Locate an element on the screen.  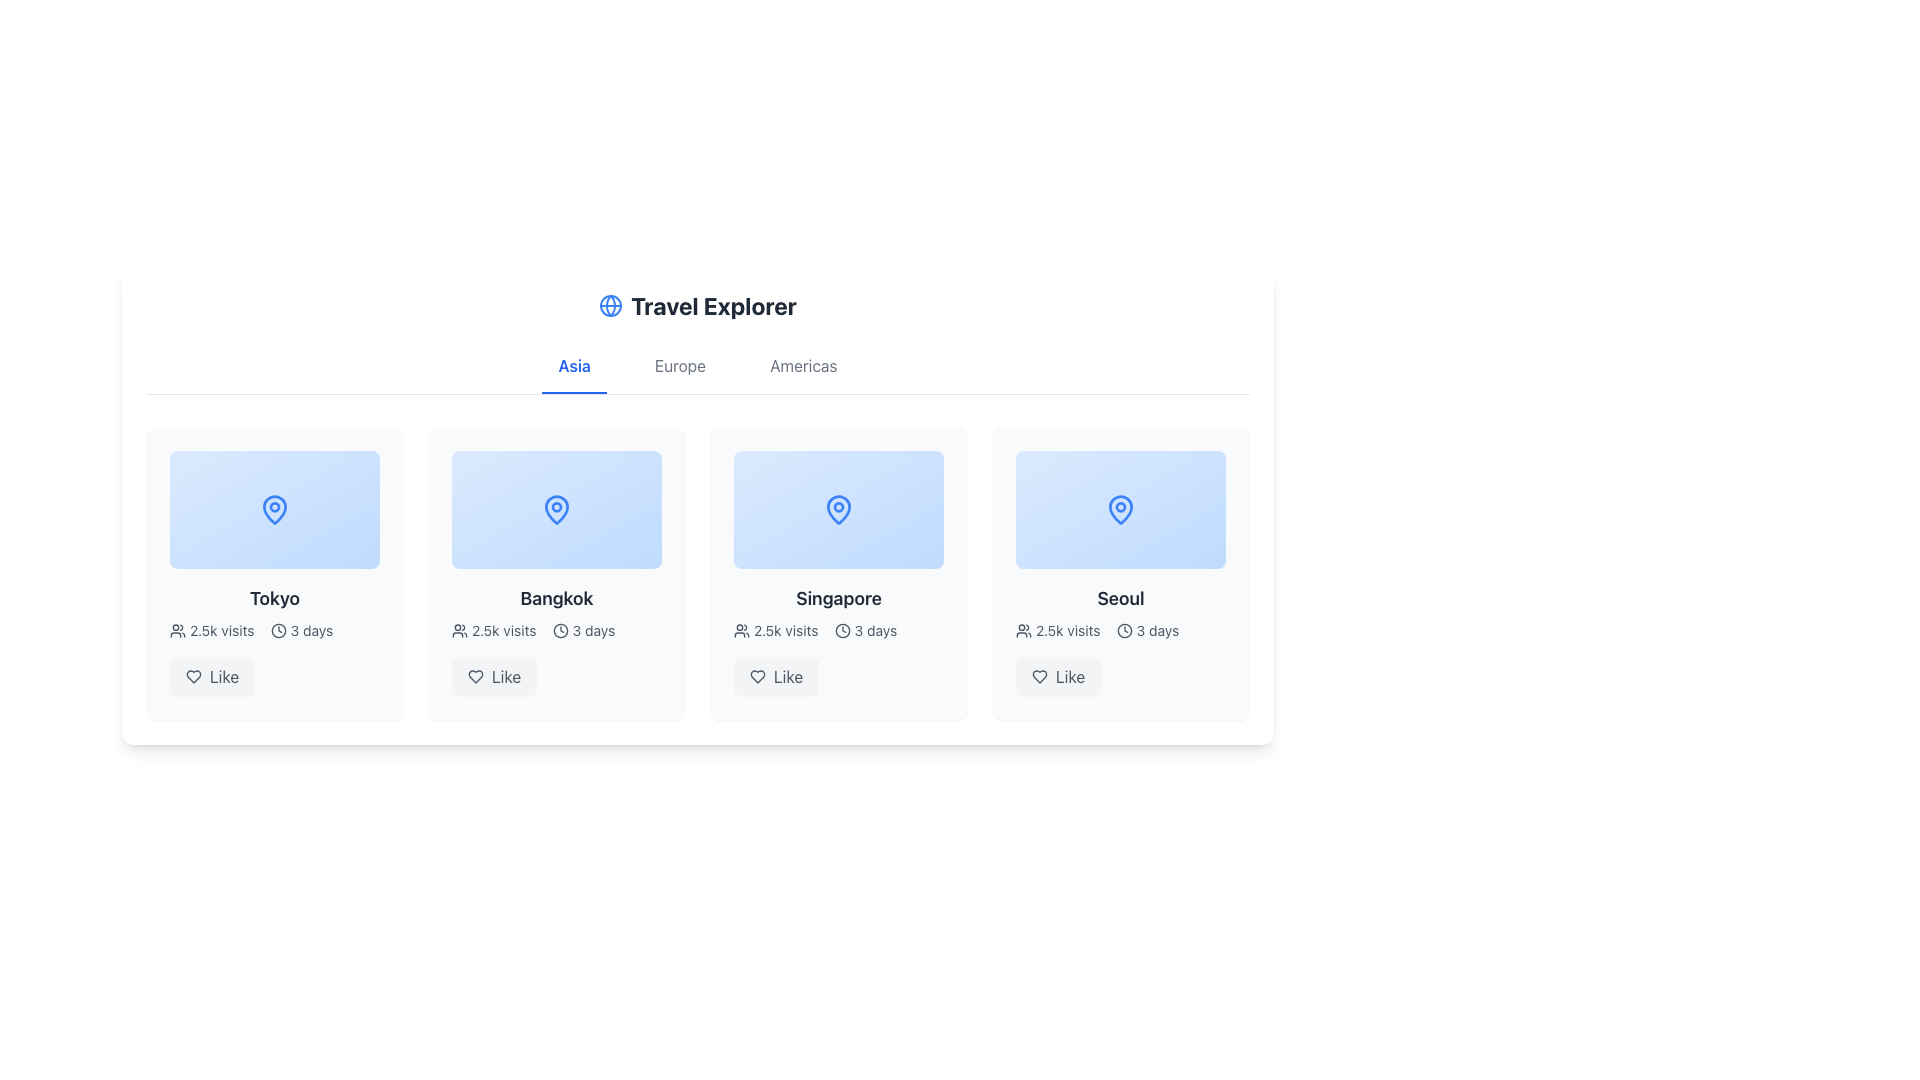
the text label 'Bangkok' which is styled in bold dark gray font, positioned under the blue image placeholder in a grid layout of travel destinations is located at coordinates (556, 597).